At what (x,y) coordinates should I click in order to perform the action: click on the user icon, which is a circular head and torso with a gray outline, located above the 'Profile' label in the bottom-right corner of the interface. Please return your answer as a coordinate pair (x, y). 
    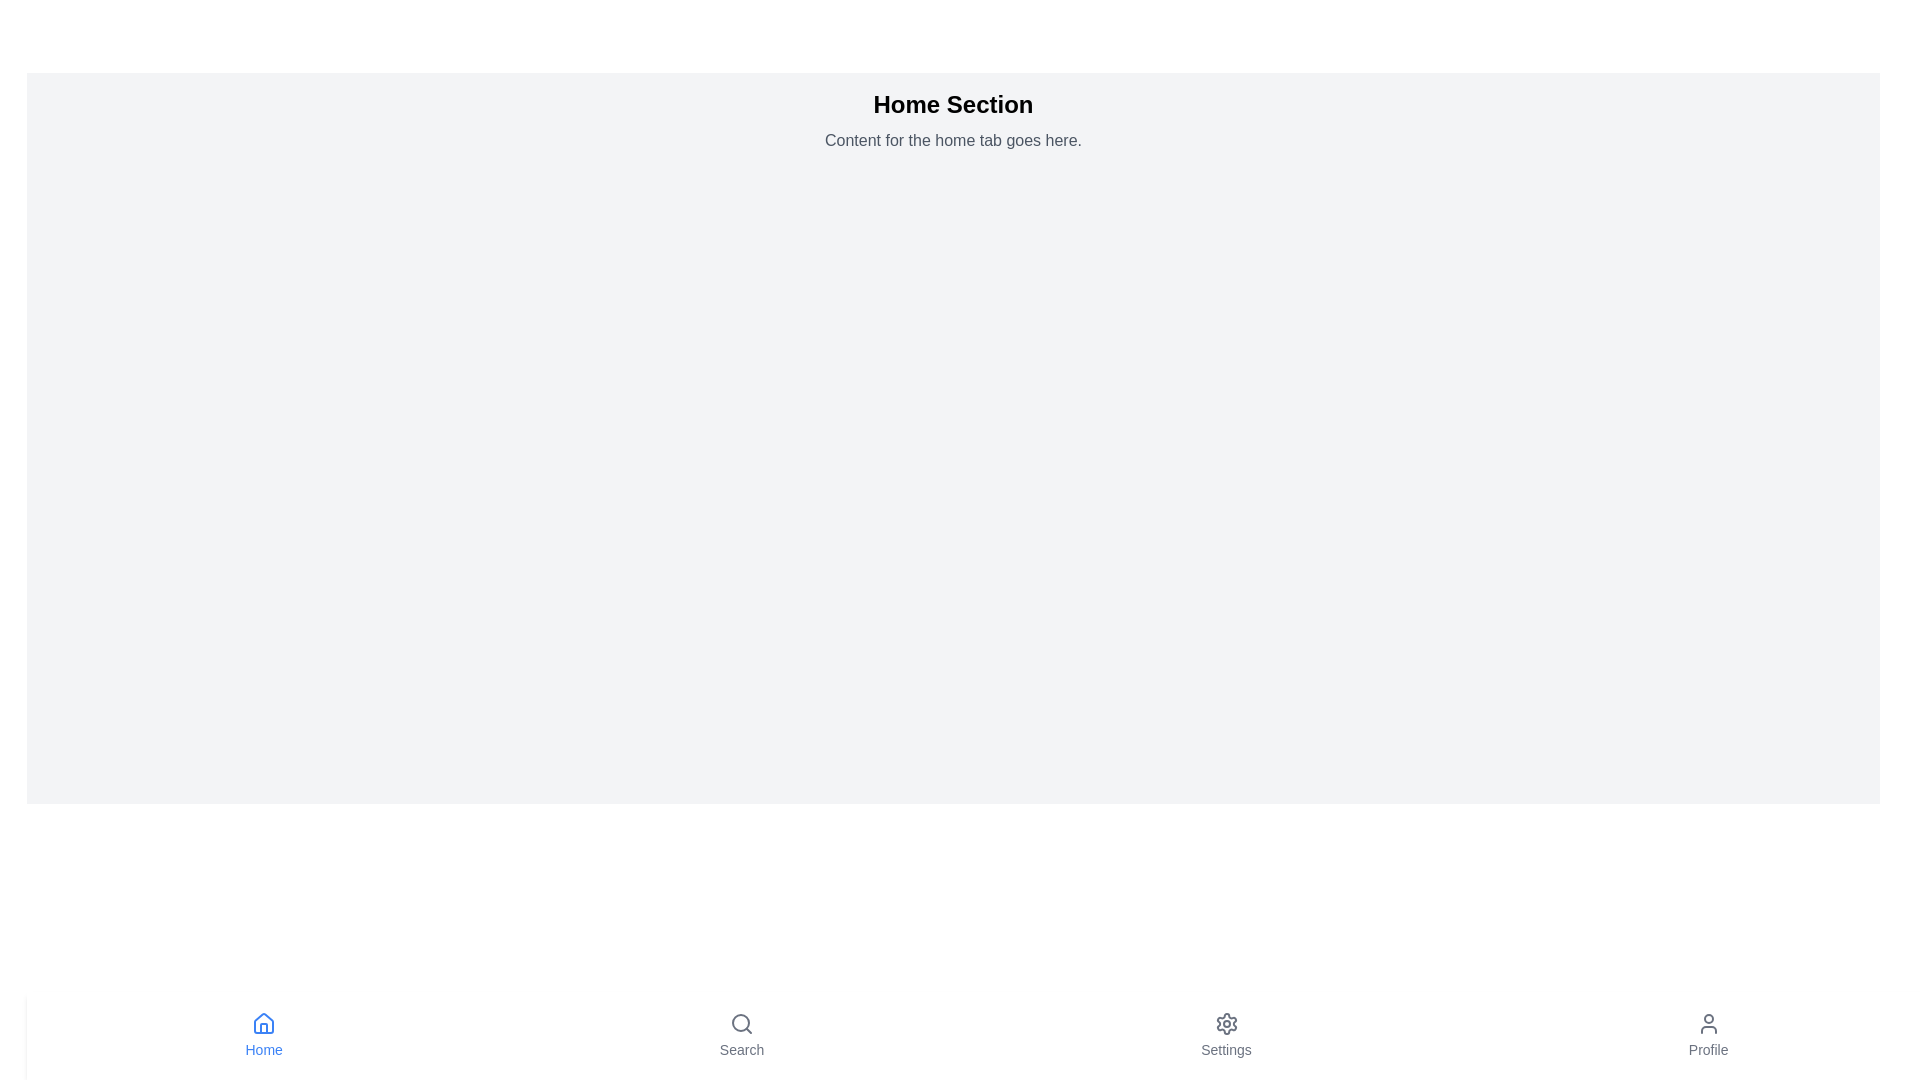
    Looking at the image, I should click on (1707, 1023).